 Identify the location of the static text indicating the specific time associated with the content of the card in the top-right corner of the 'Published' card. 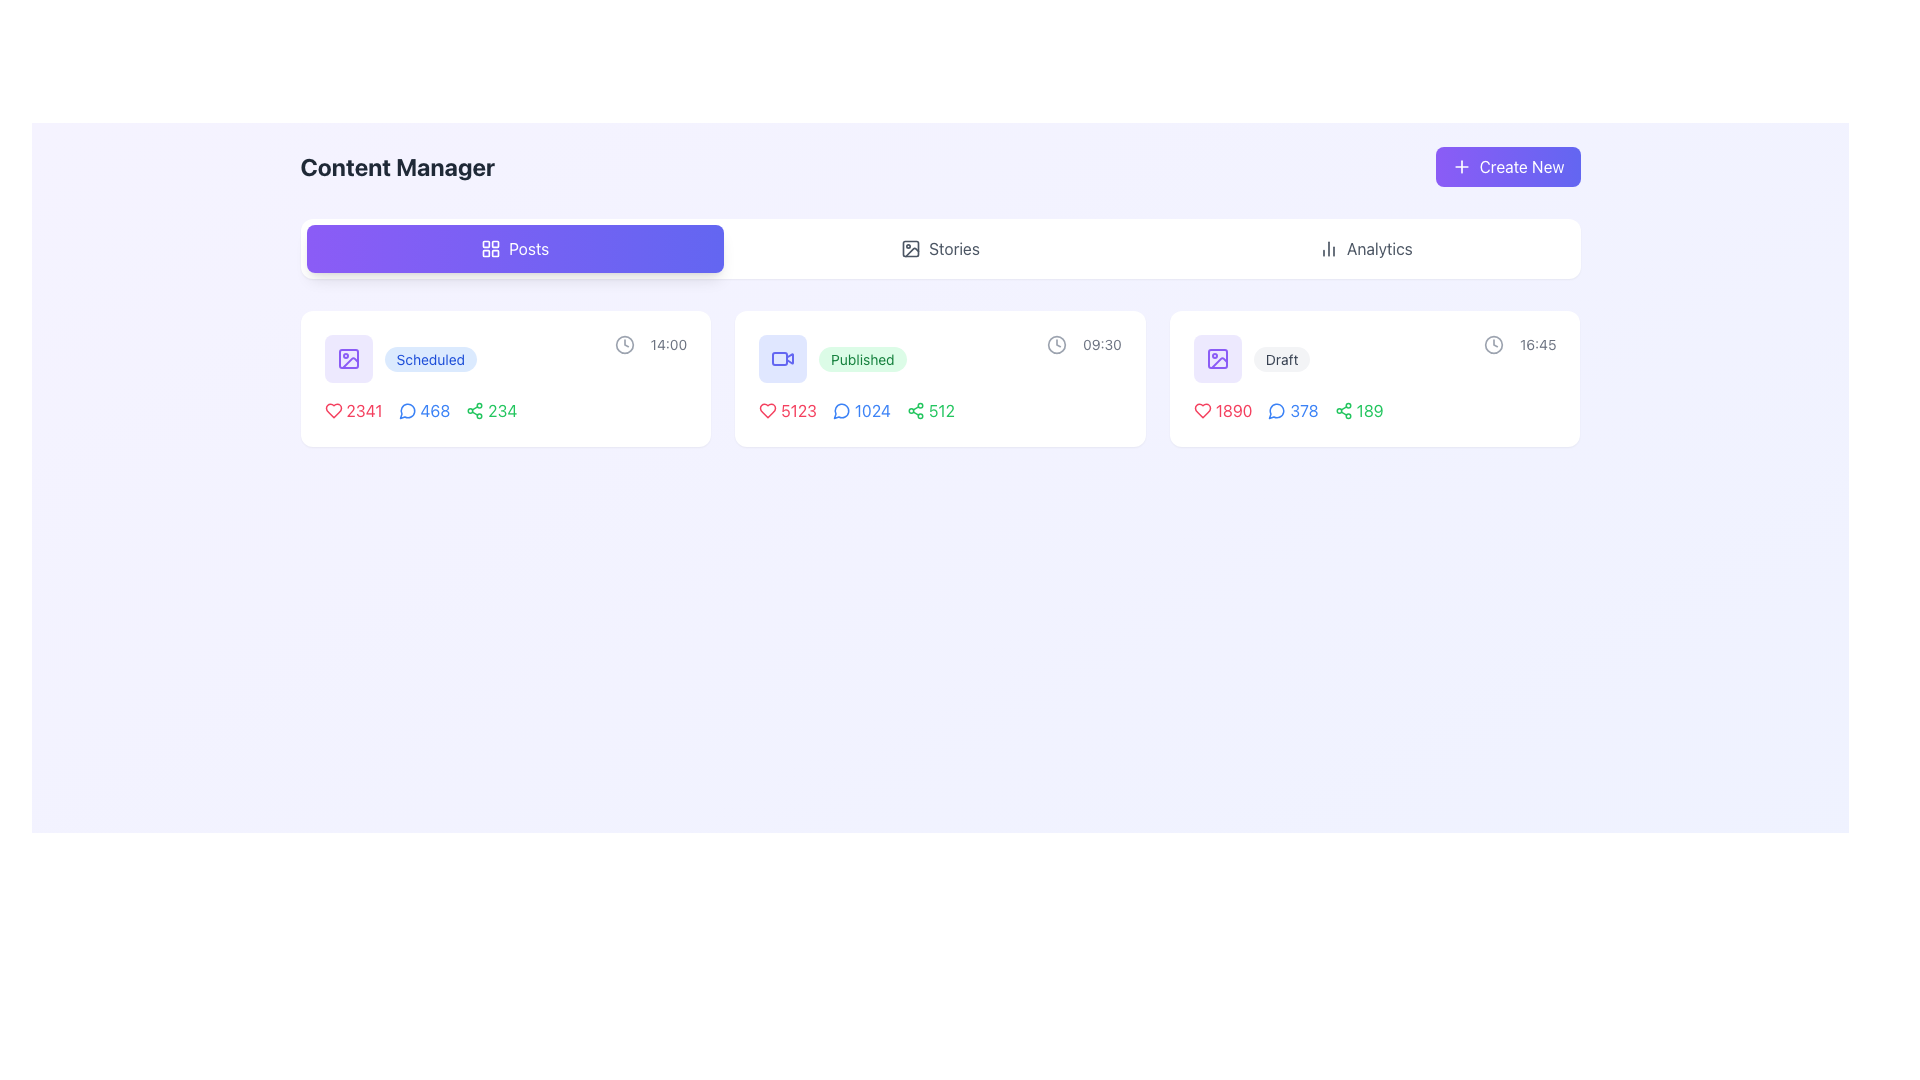
(1101, 343).